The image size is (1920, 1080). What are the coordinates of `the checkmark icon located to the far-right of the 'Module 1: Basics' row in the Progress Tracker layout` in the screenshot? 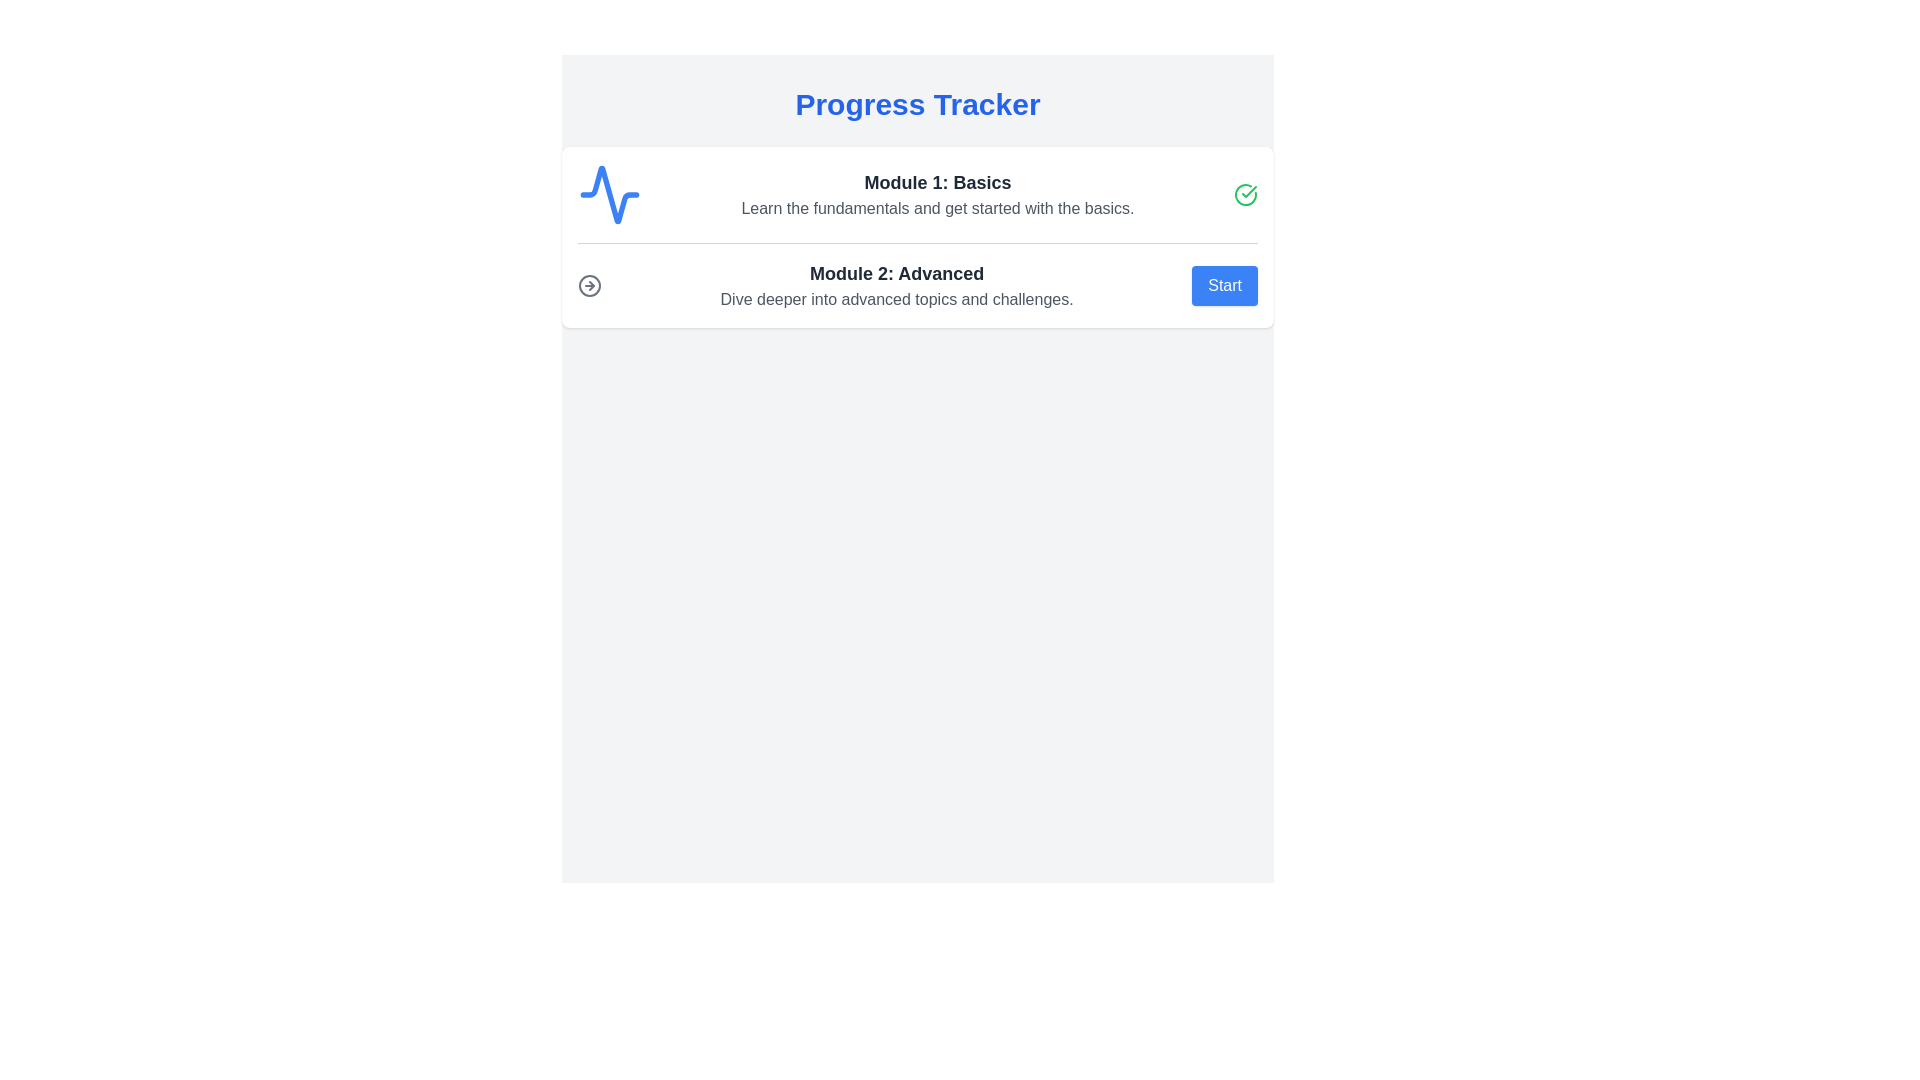 It's located at (1245, 195).